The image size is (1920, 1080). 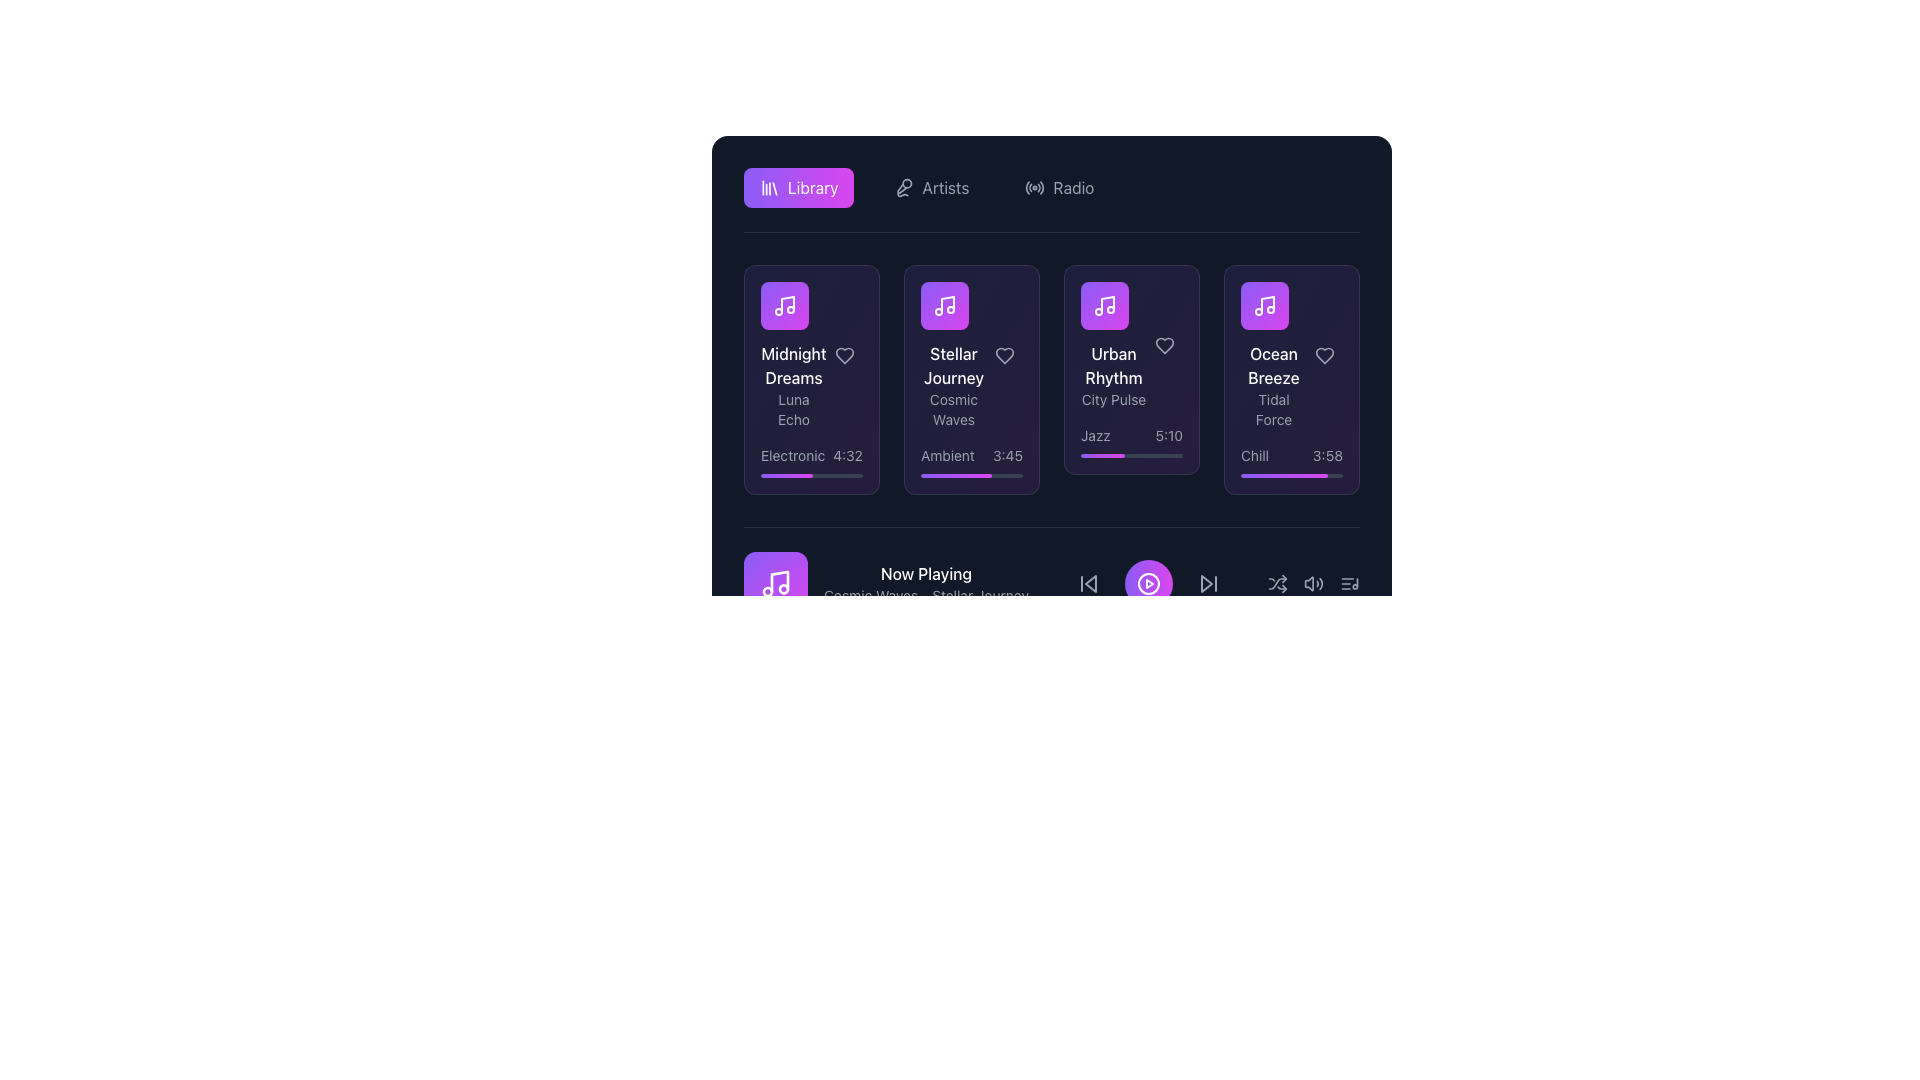 What do you see at coordinates (813, 188) in the screenshot?
I see `displayed text of the 'Library' navigation label located in the upper left corner of the interface` at bounding box center [813, 188].